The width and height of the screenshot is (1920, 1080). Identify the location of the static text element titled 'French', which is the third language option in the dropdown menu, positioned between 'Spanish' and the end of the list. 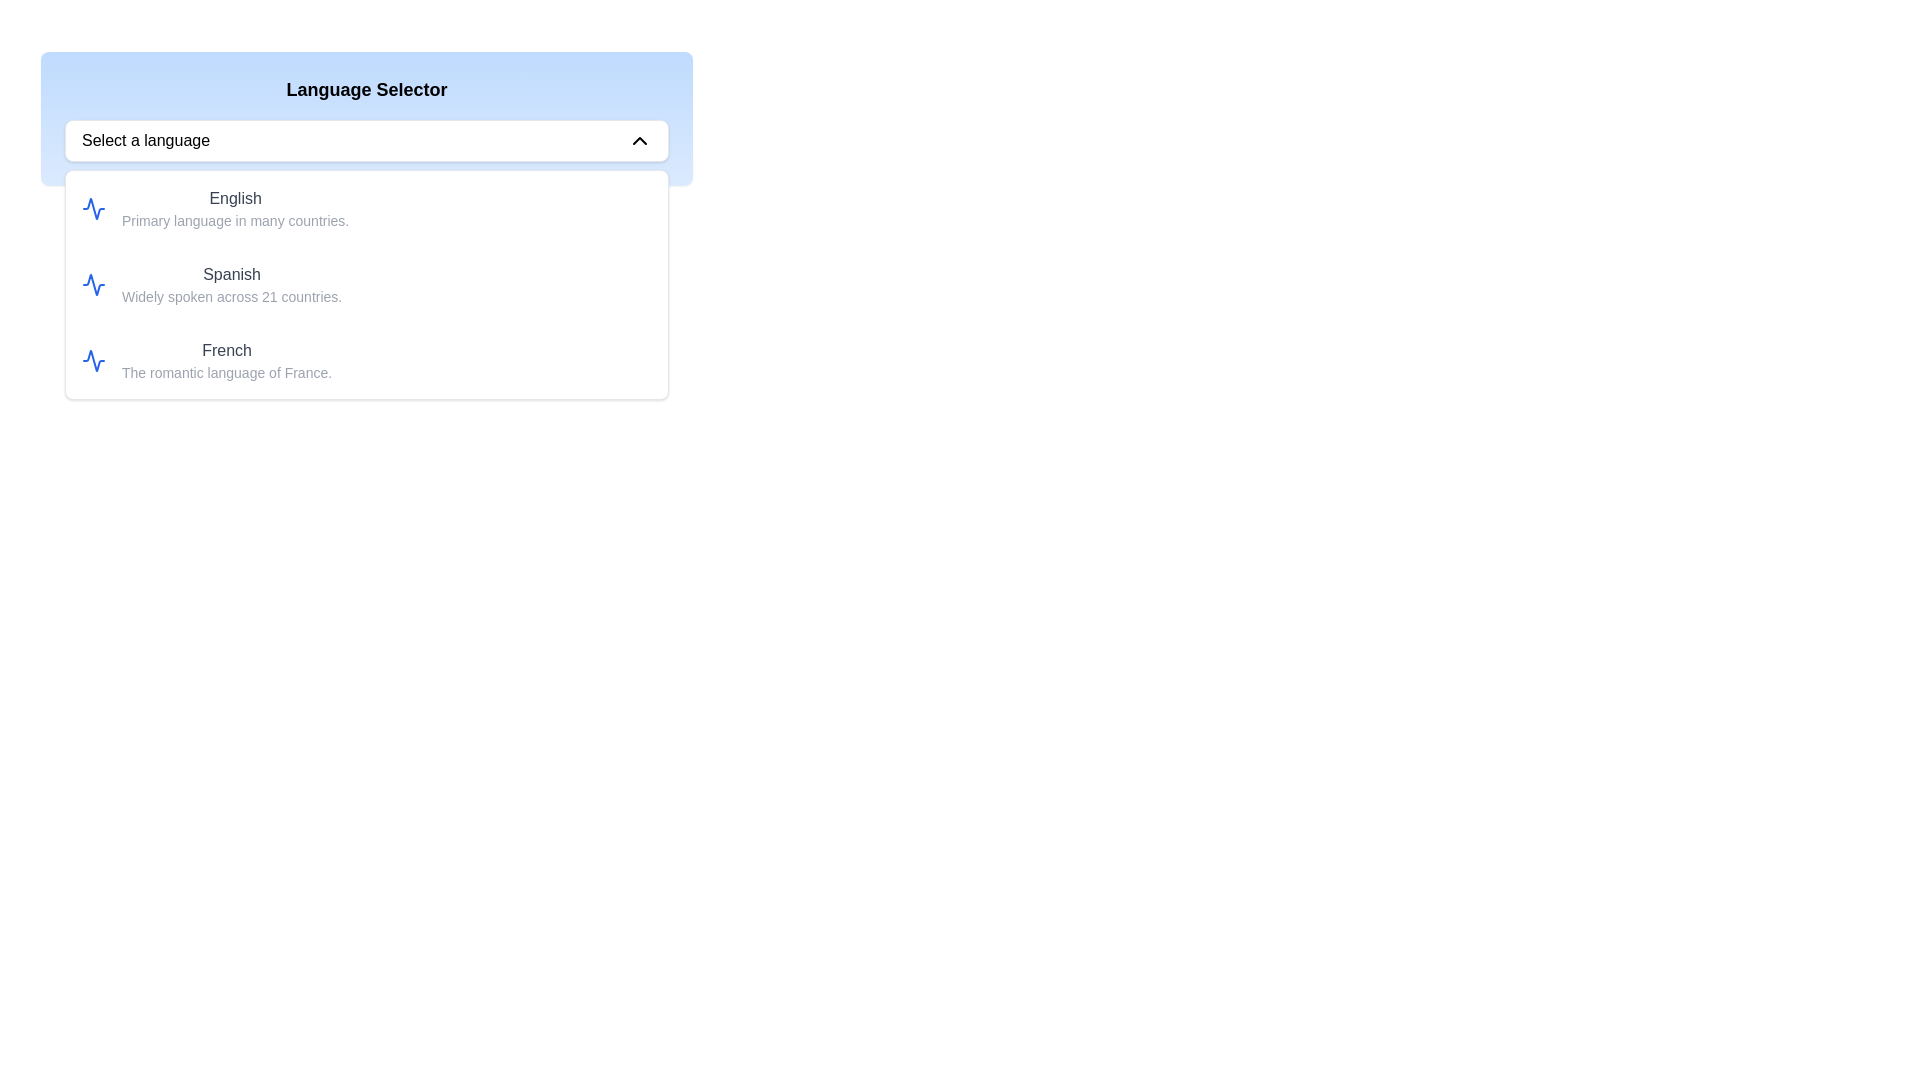
(227, 350).